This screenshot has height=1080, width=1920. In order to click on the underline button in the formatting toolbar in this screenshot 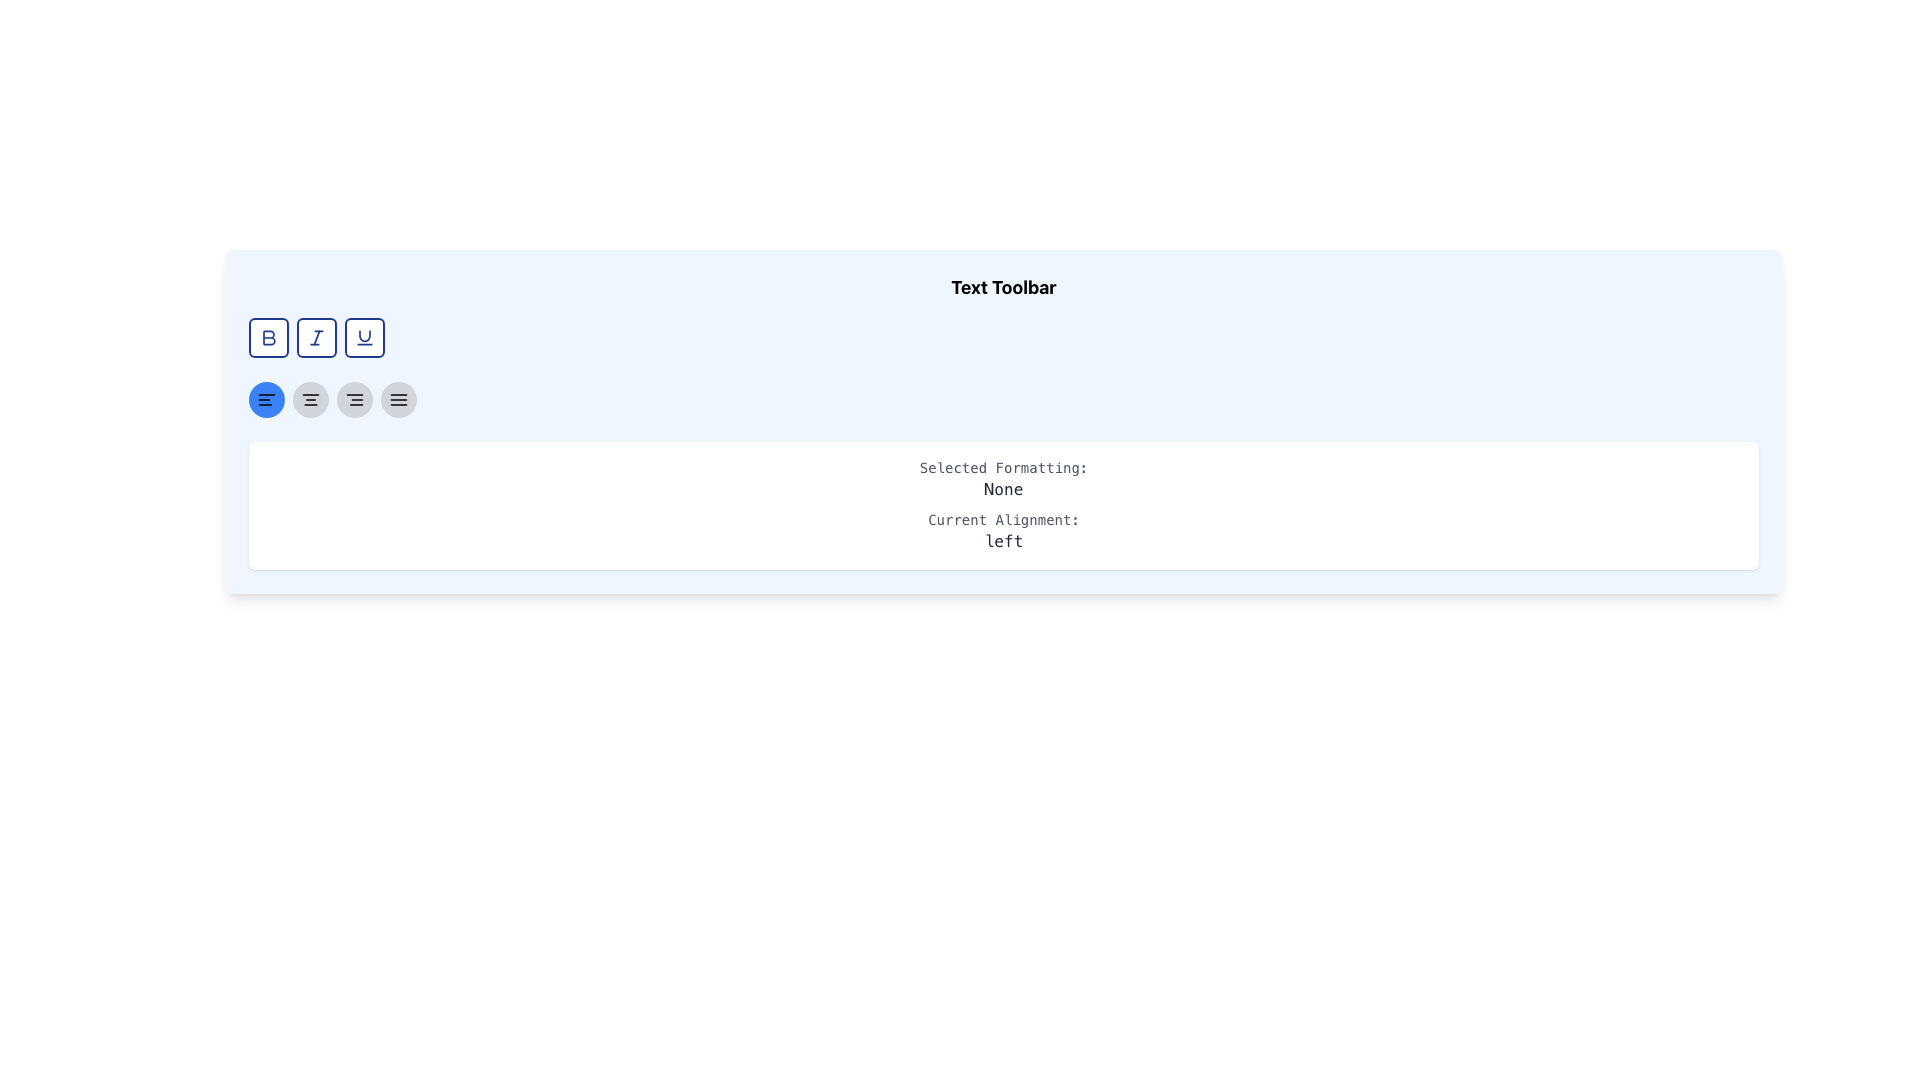, I will do `click(364, 337)`.